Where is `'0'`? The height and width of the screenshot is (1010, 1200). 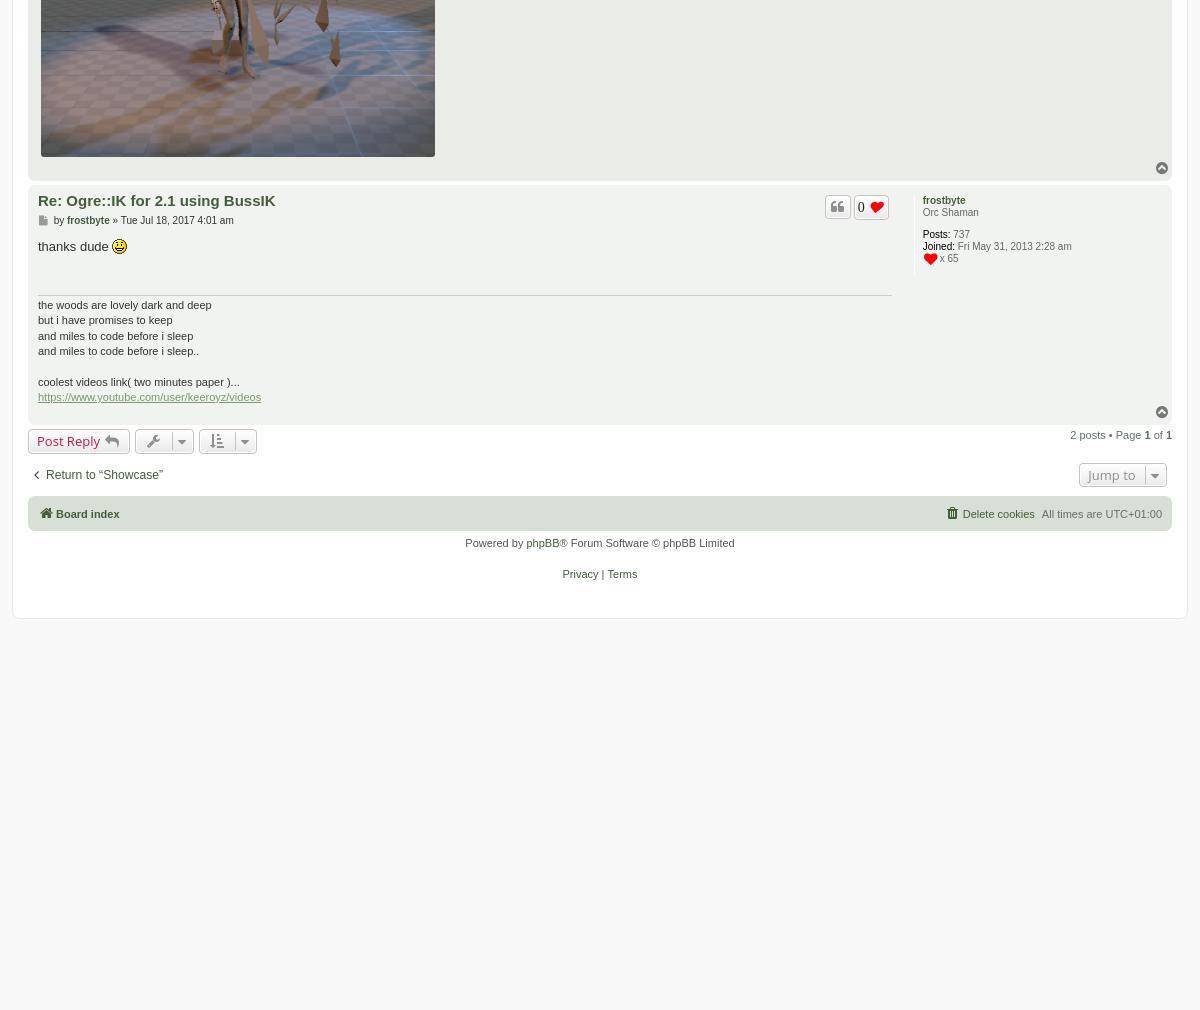 '0' is located at coordinates (859, 205).